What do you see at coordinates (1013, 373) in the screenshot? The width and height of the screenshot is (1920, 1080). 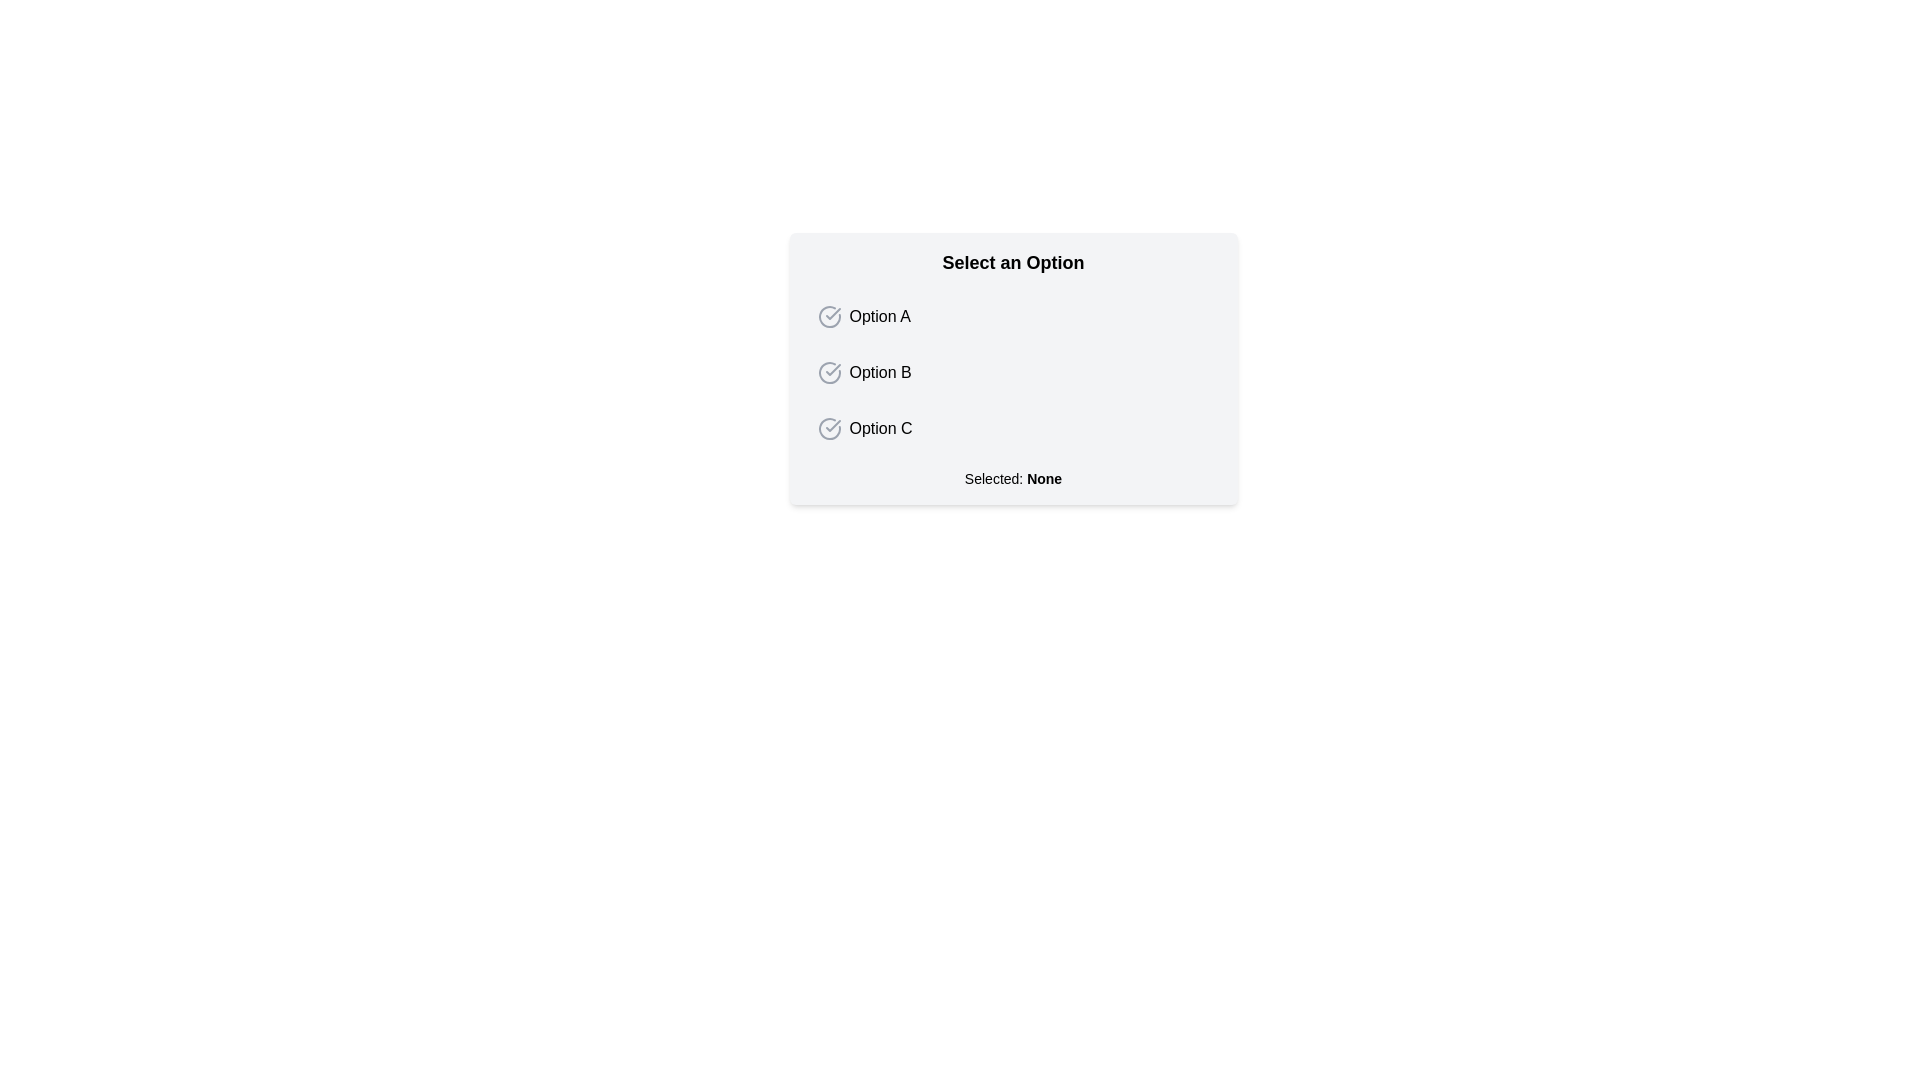 I see `the 'Option B' selectable item in the list` at bounding box center [1013, 373].